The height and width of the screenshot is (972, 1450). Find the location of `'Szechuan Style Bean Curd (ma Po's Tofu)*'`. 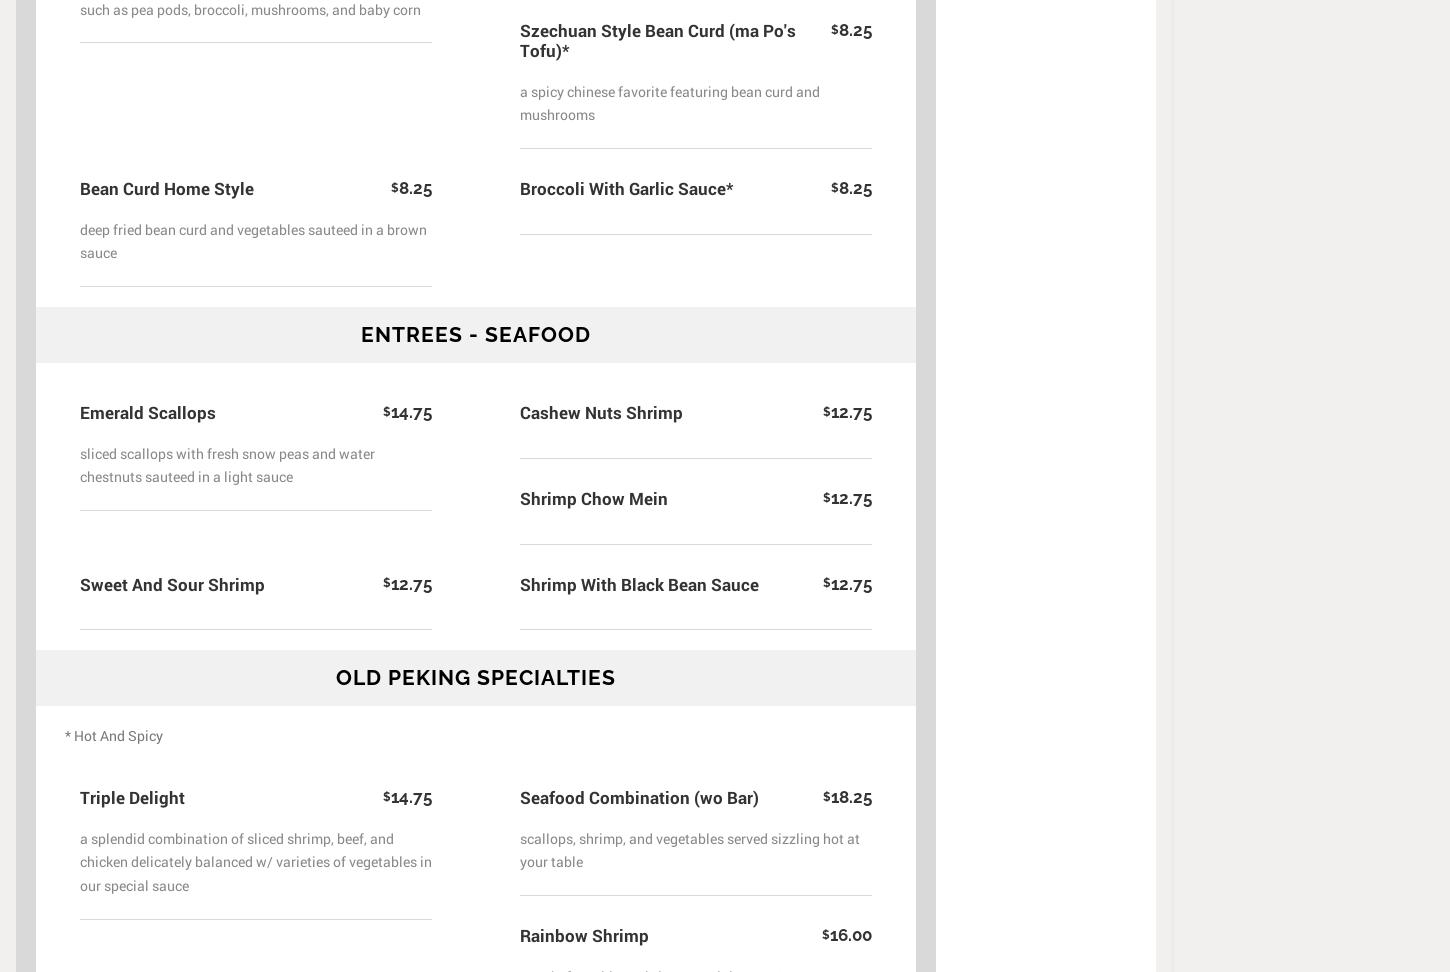

'Szechuan Style Bean Curd (ma Po's Tofu)*' is located at coordinates (657, 40).